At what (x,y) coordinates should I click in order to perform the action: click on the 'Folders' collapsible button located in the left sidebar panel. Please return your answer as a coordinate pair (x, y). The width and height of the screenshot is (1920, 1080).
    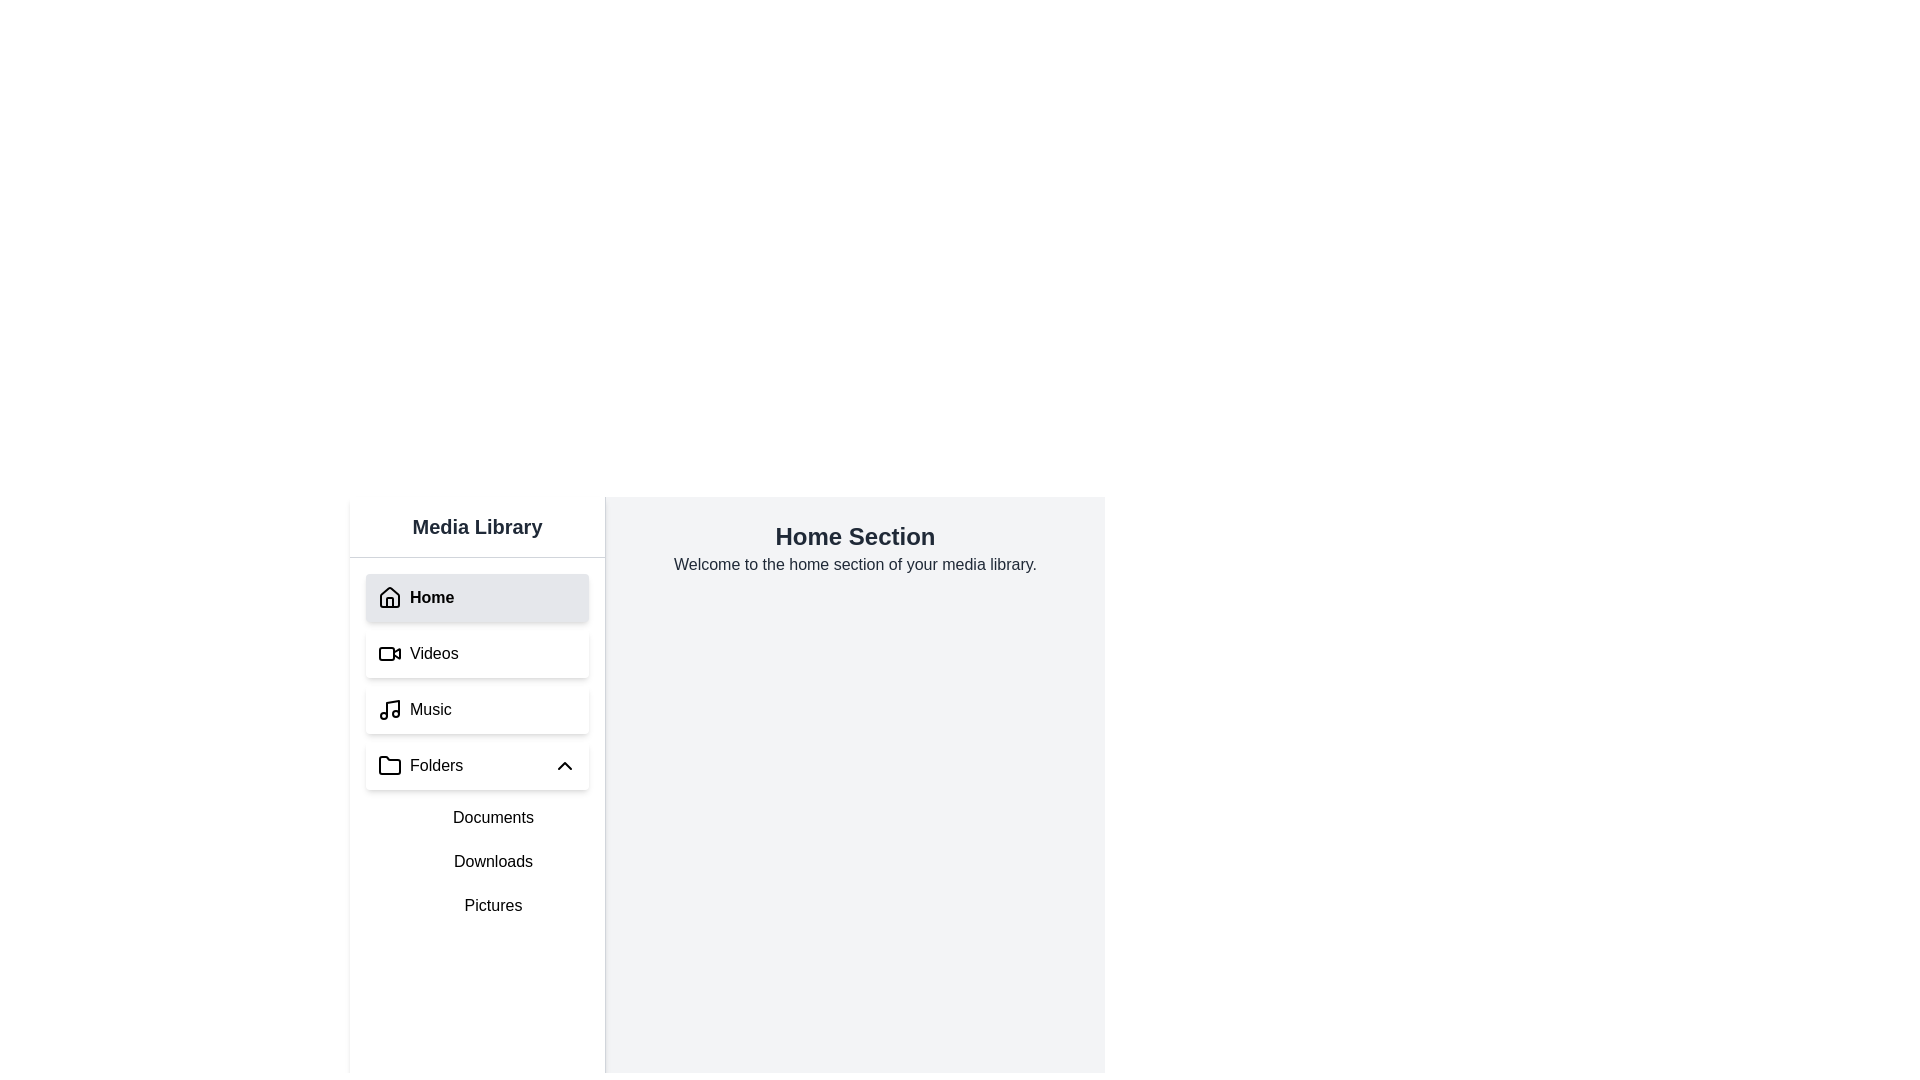
    Looking at the image, I should click on (476, 765).